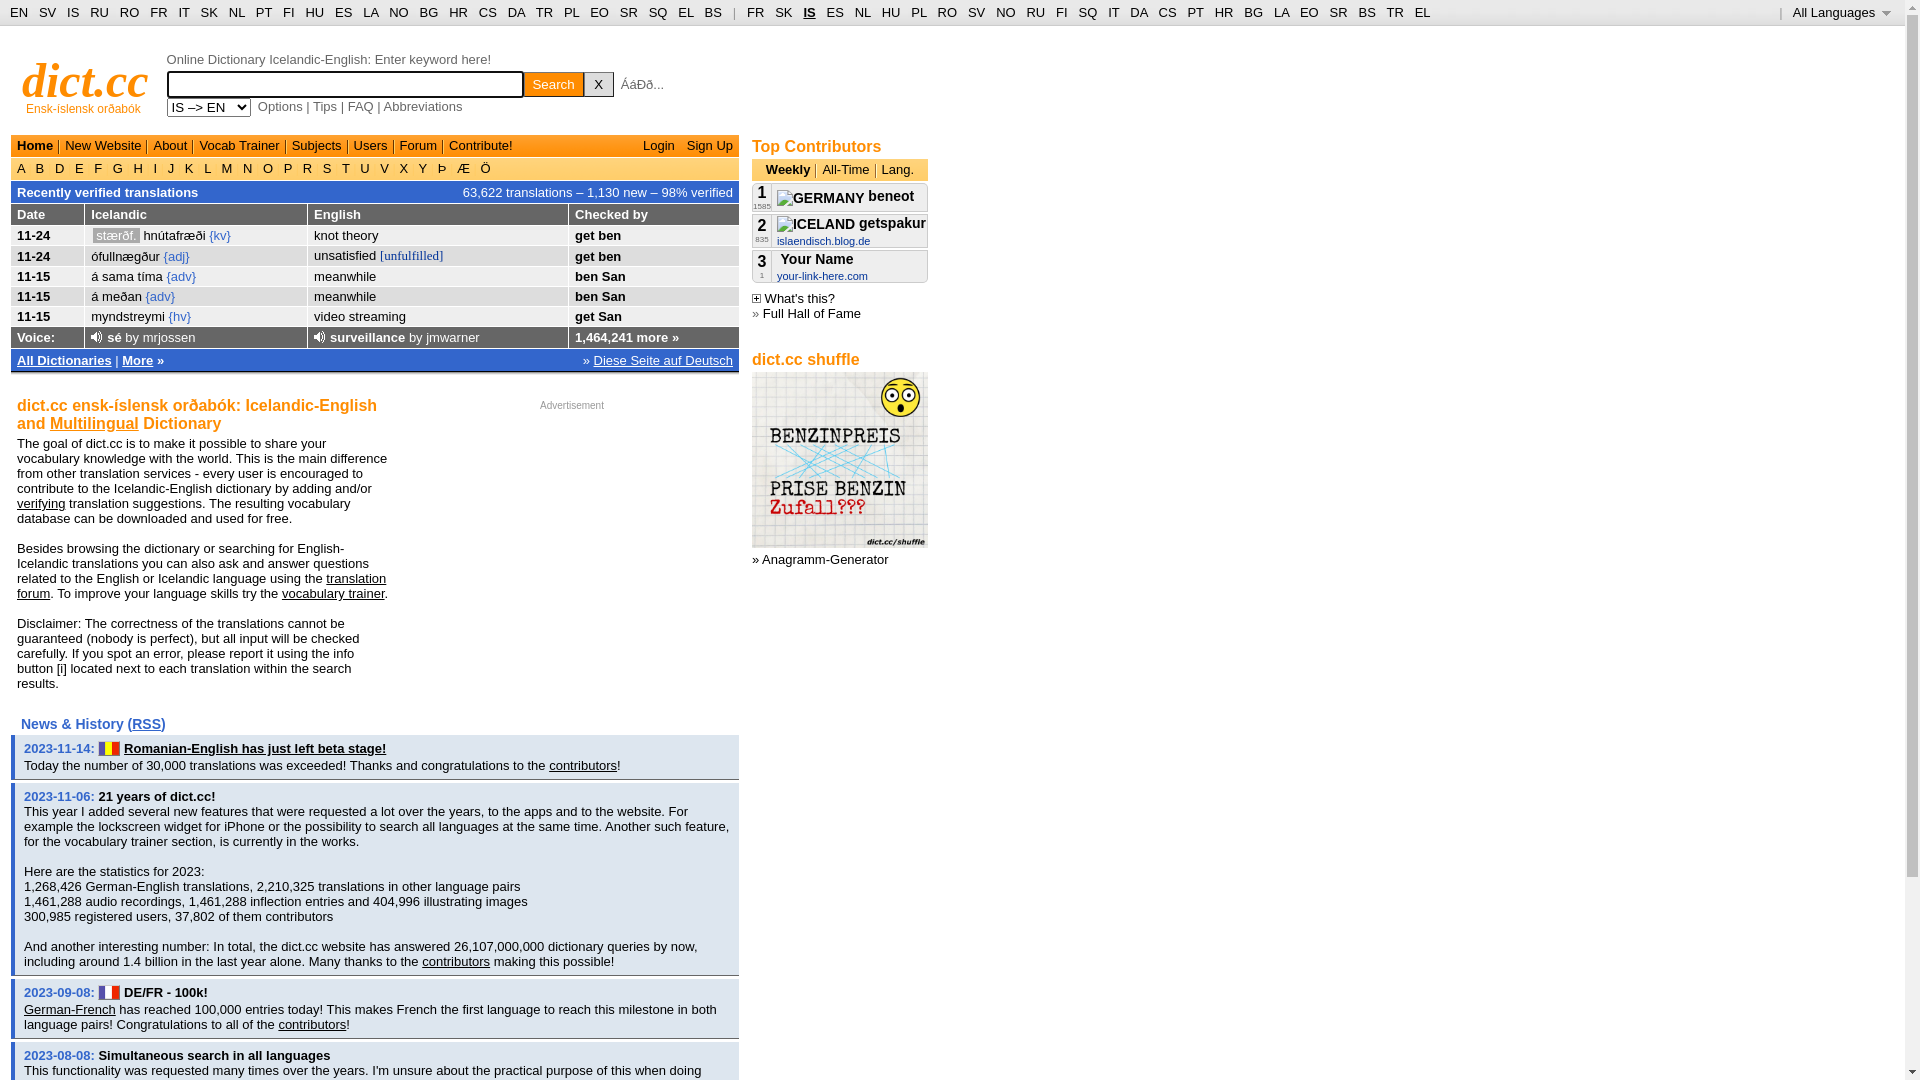  What do you see at coordinates (360, 315) in the screenshot?
I see `'video streaming'` at bounding box center [360, 315].